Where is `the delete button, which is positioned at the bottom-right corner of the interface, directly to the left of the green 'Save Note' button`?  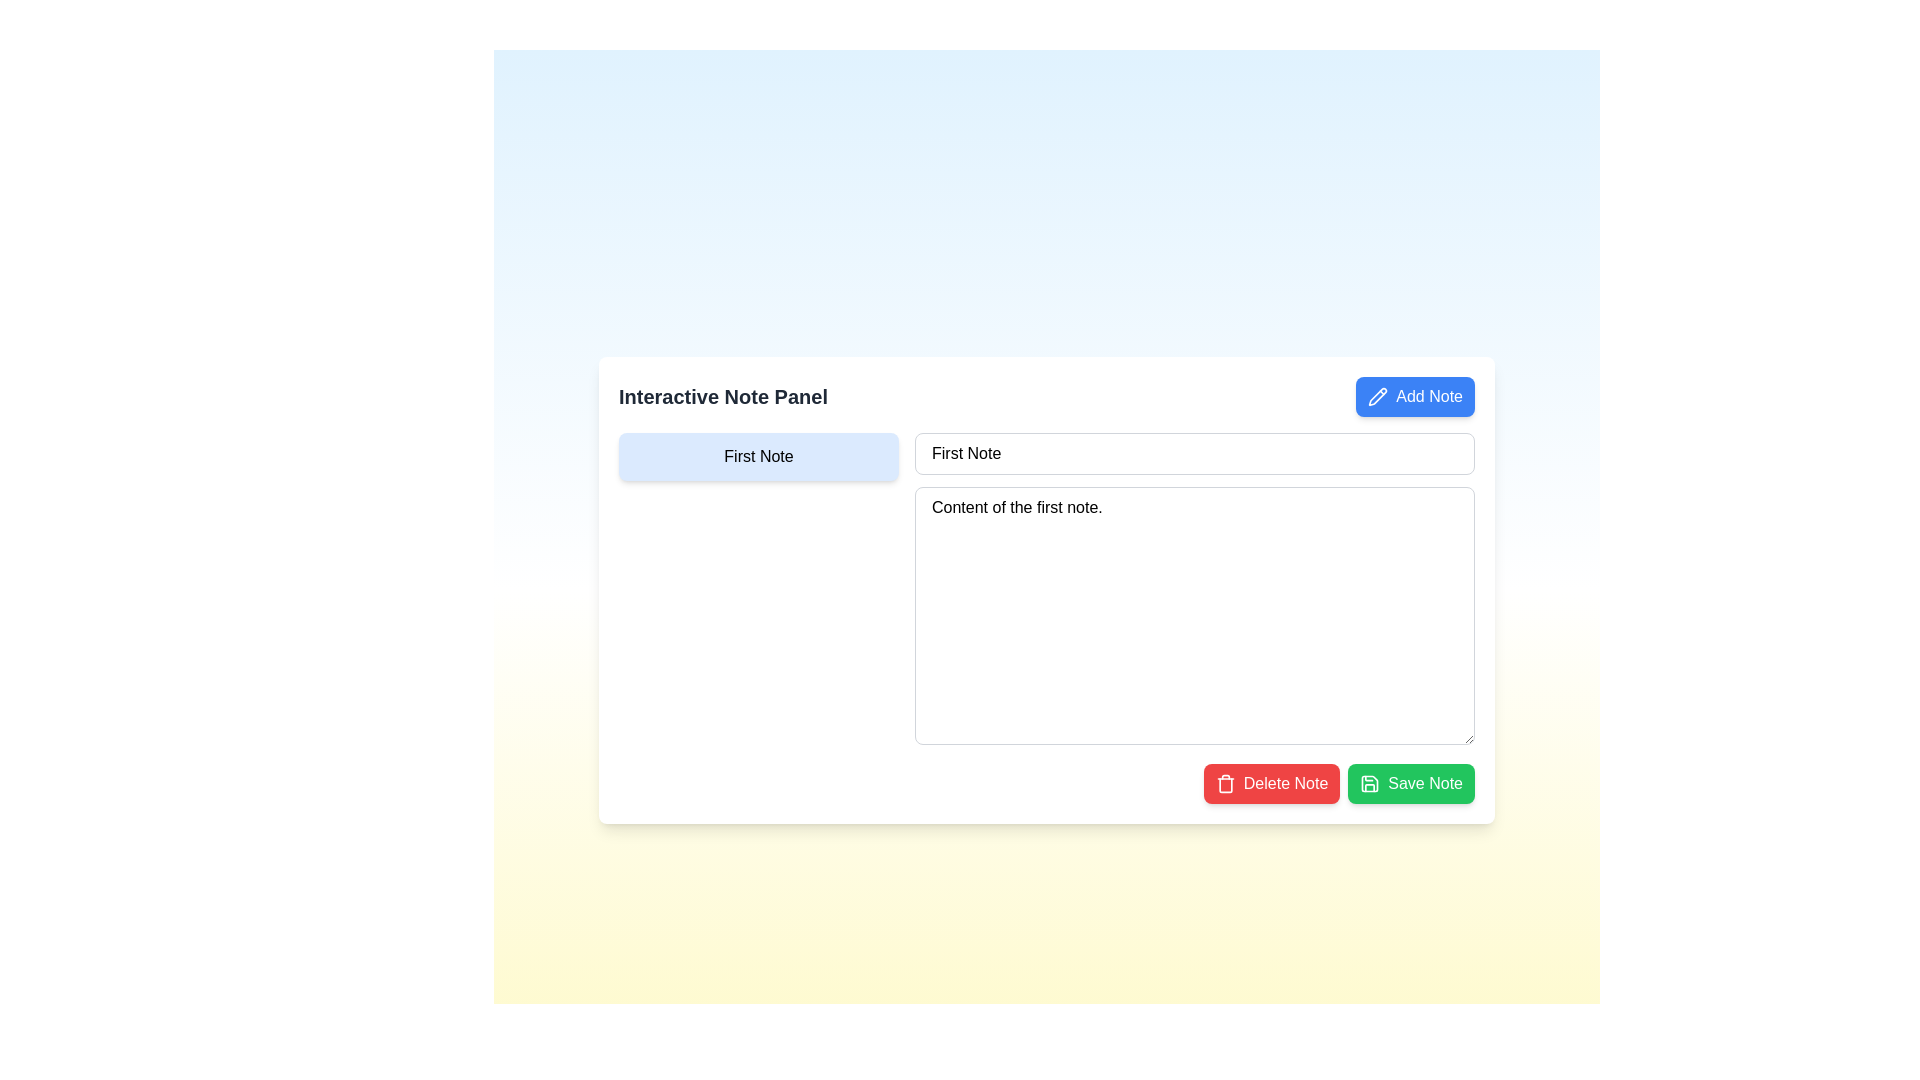 the delete button, which is positioned at the bottom-right corner of the interface, directly to the left of the green 'Save Note' button is located at coordinates (1271, 782).